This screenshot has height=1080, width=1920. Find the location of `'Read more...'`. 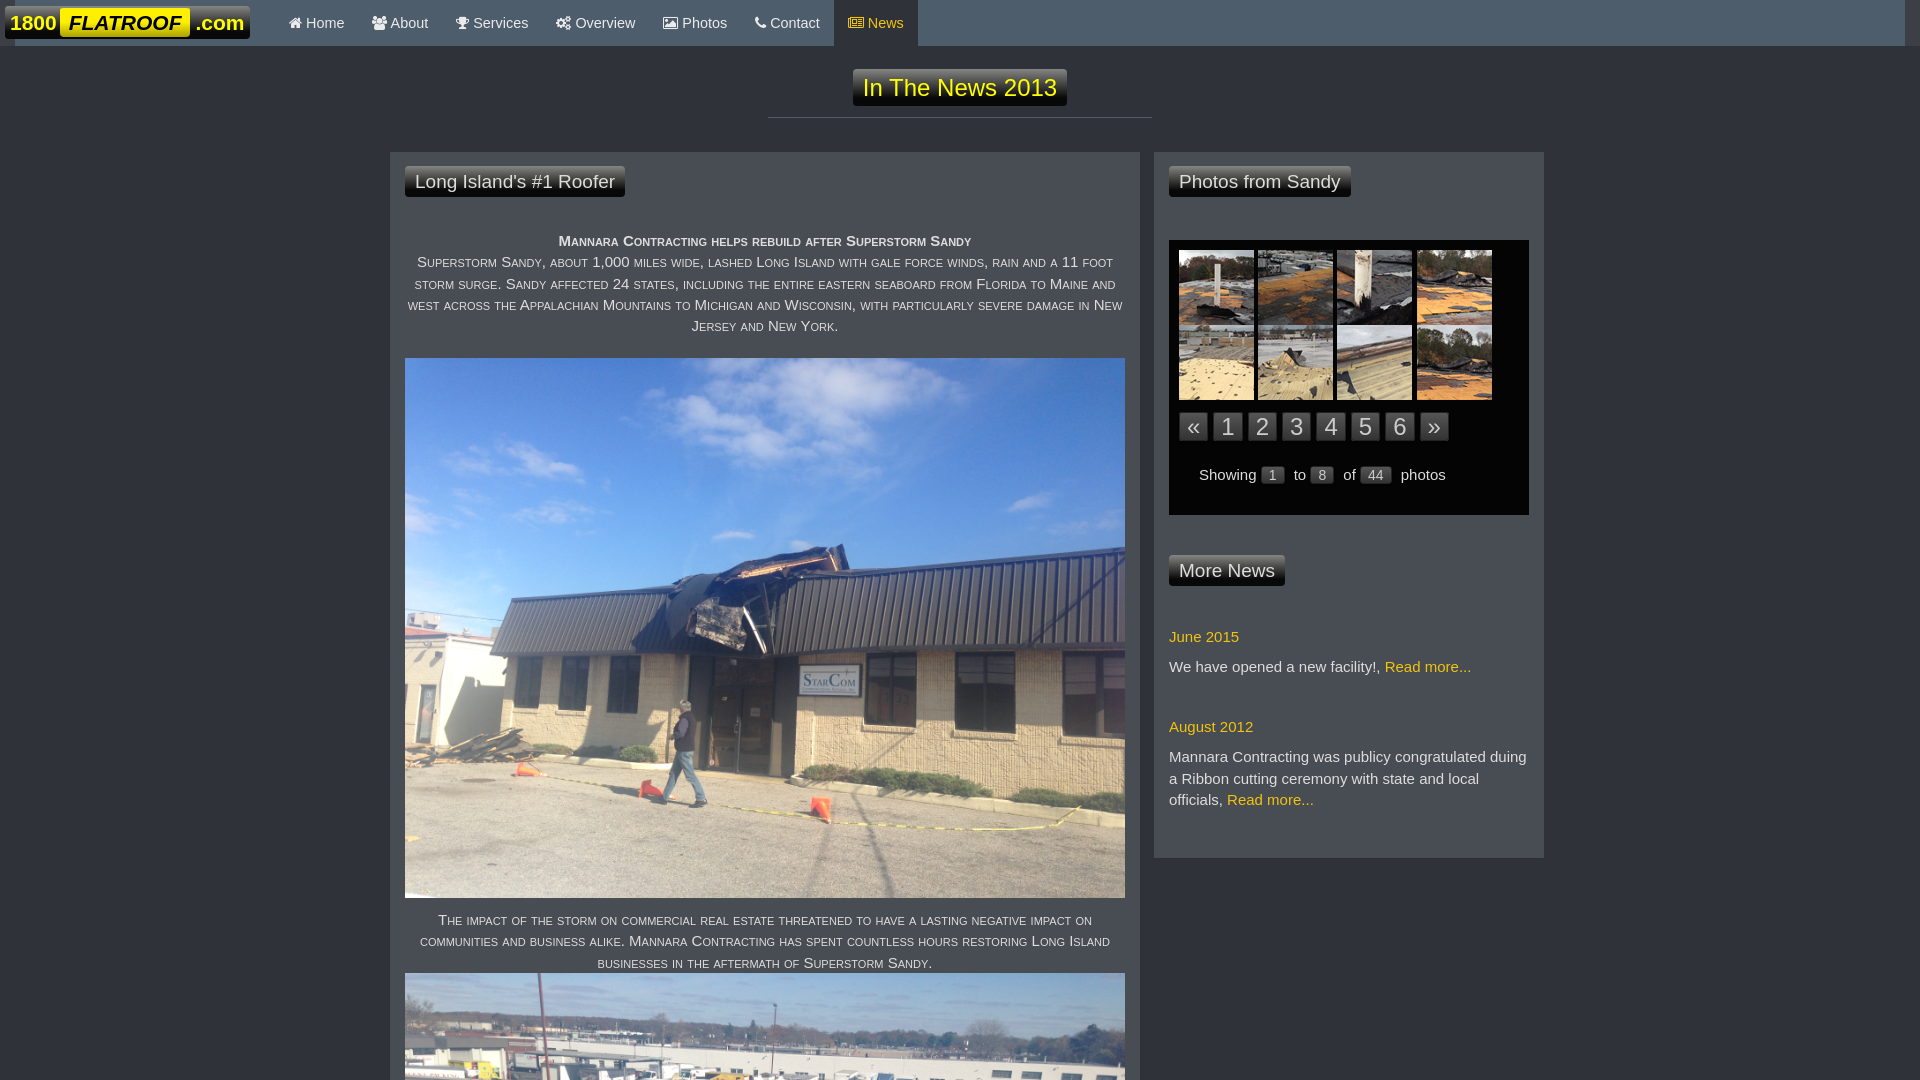

'Read more...' is located at coordinates (1427, 666).